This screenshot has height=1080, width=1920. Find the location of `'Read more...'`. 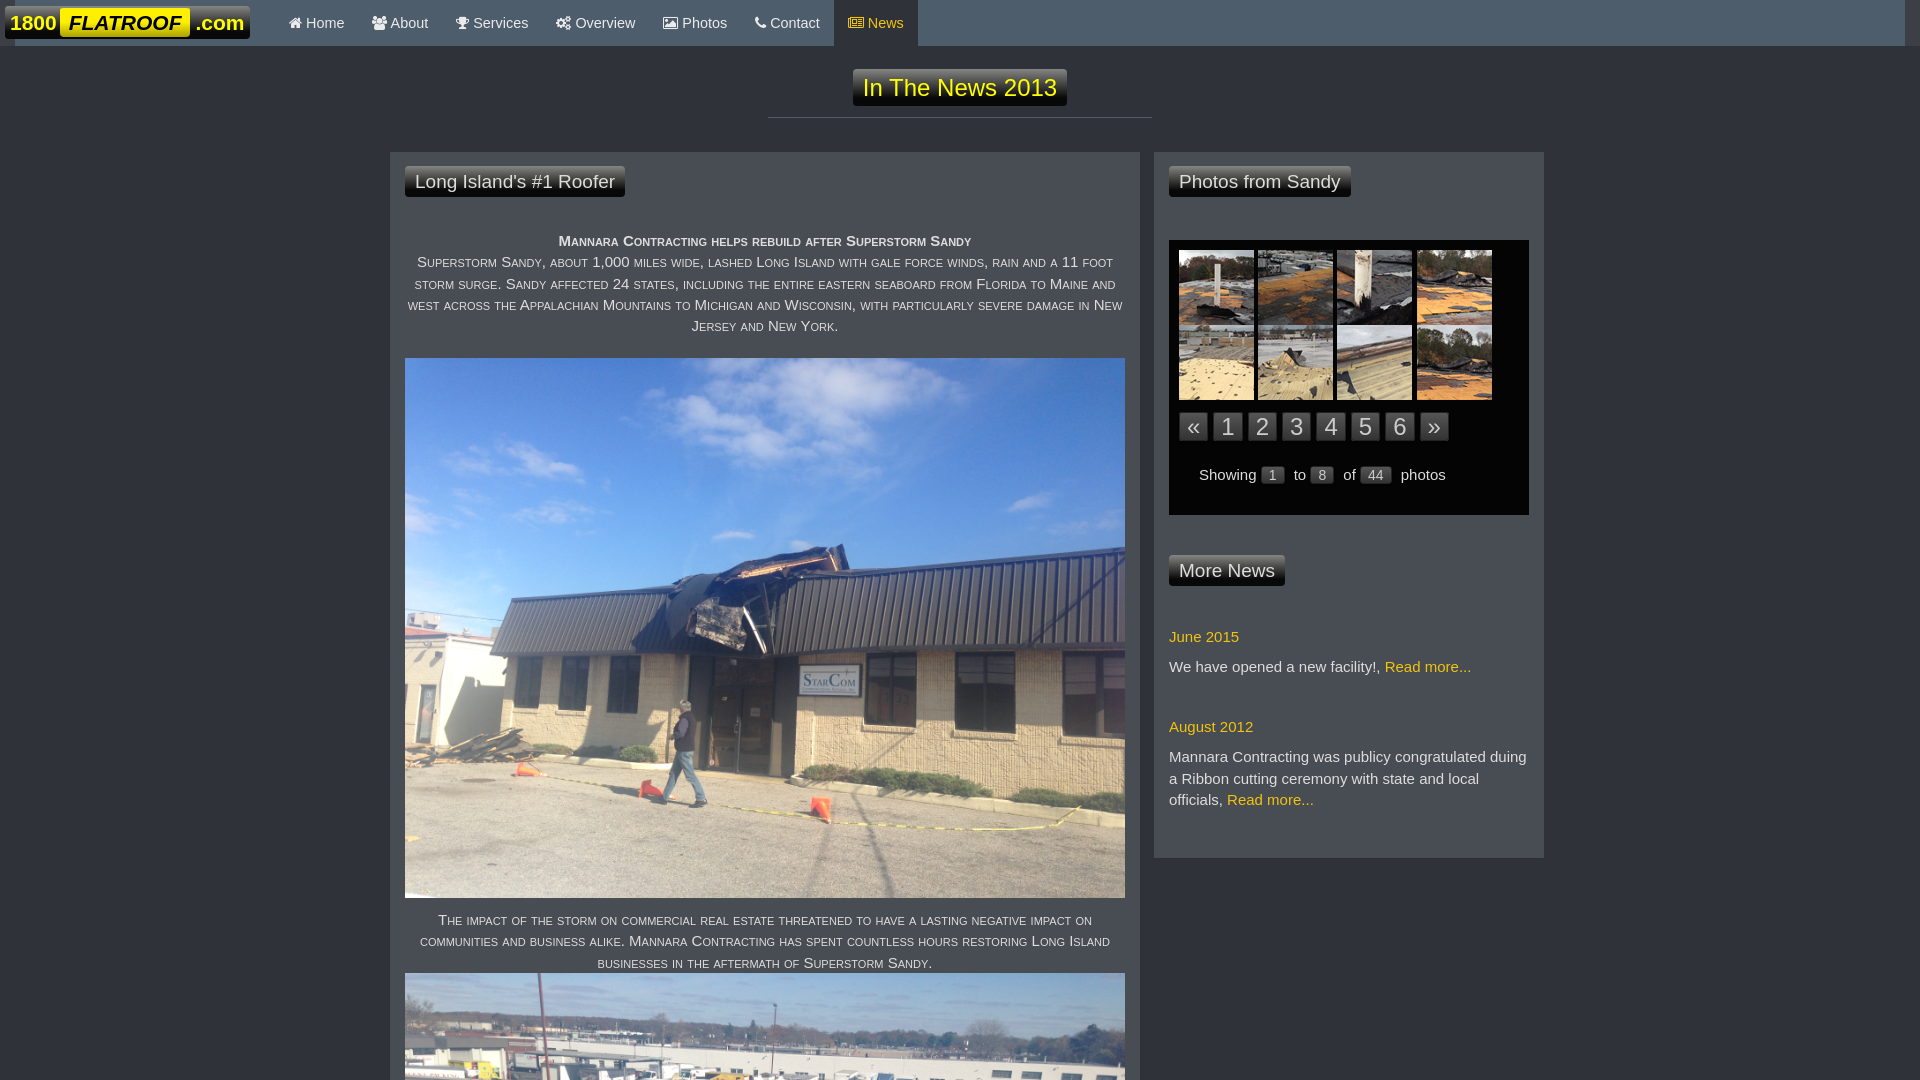

'Read more...' is located at coordinates (1427, 666).